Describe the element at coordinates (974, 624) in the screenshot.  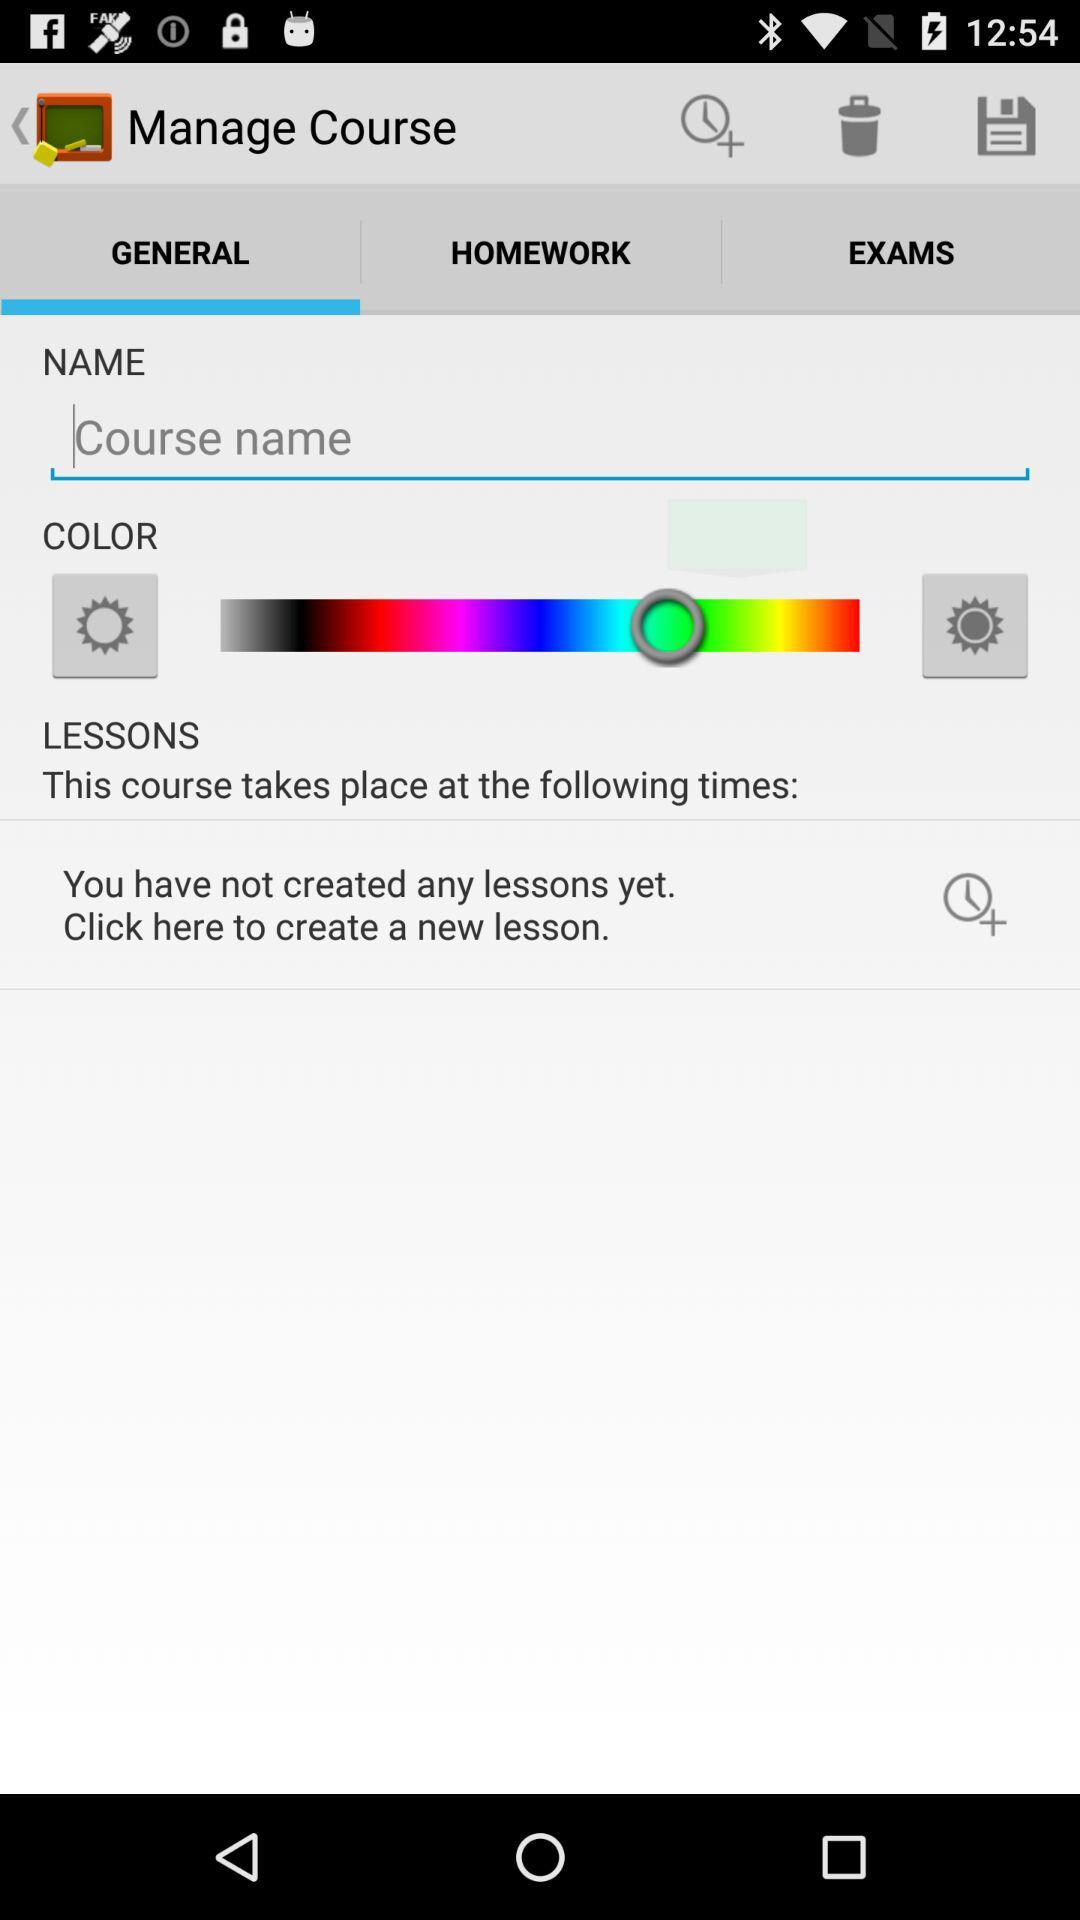
I see `increase color brightness` at that location.